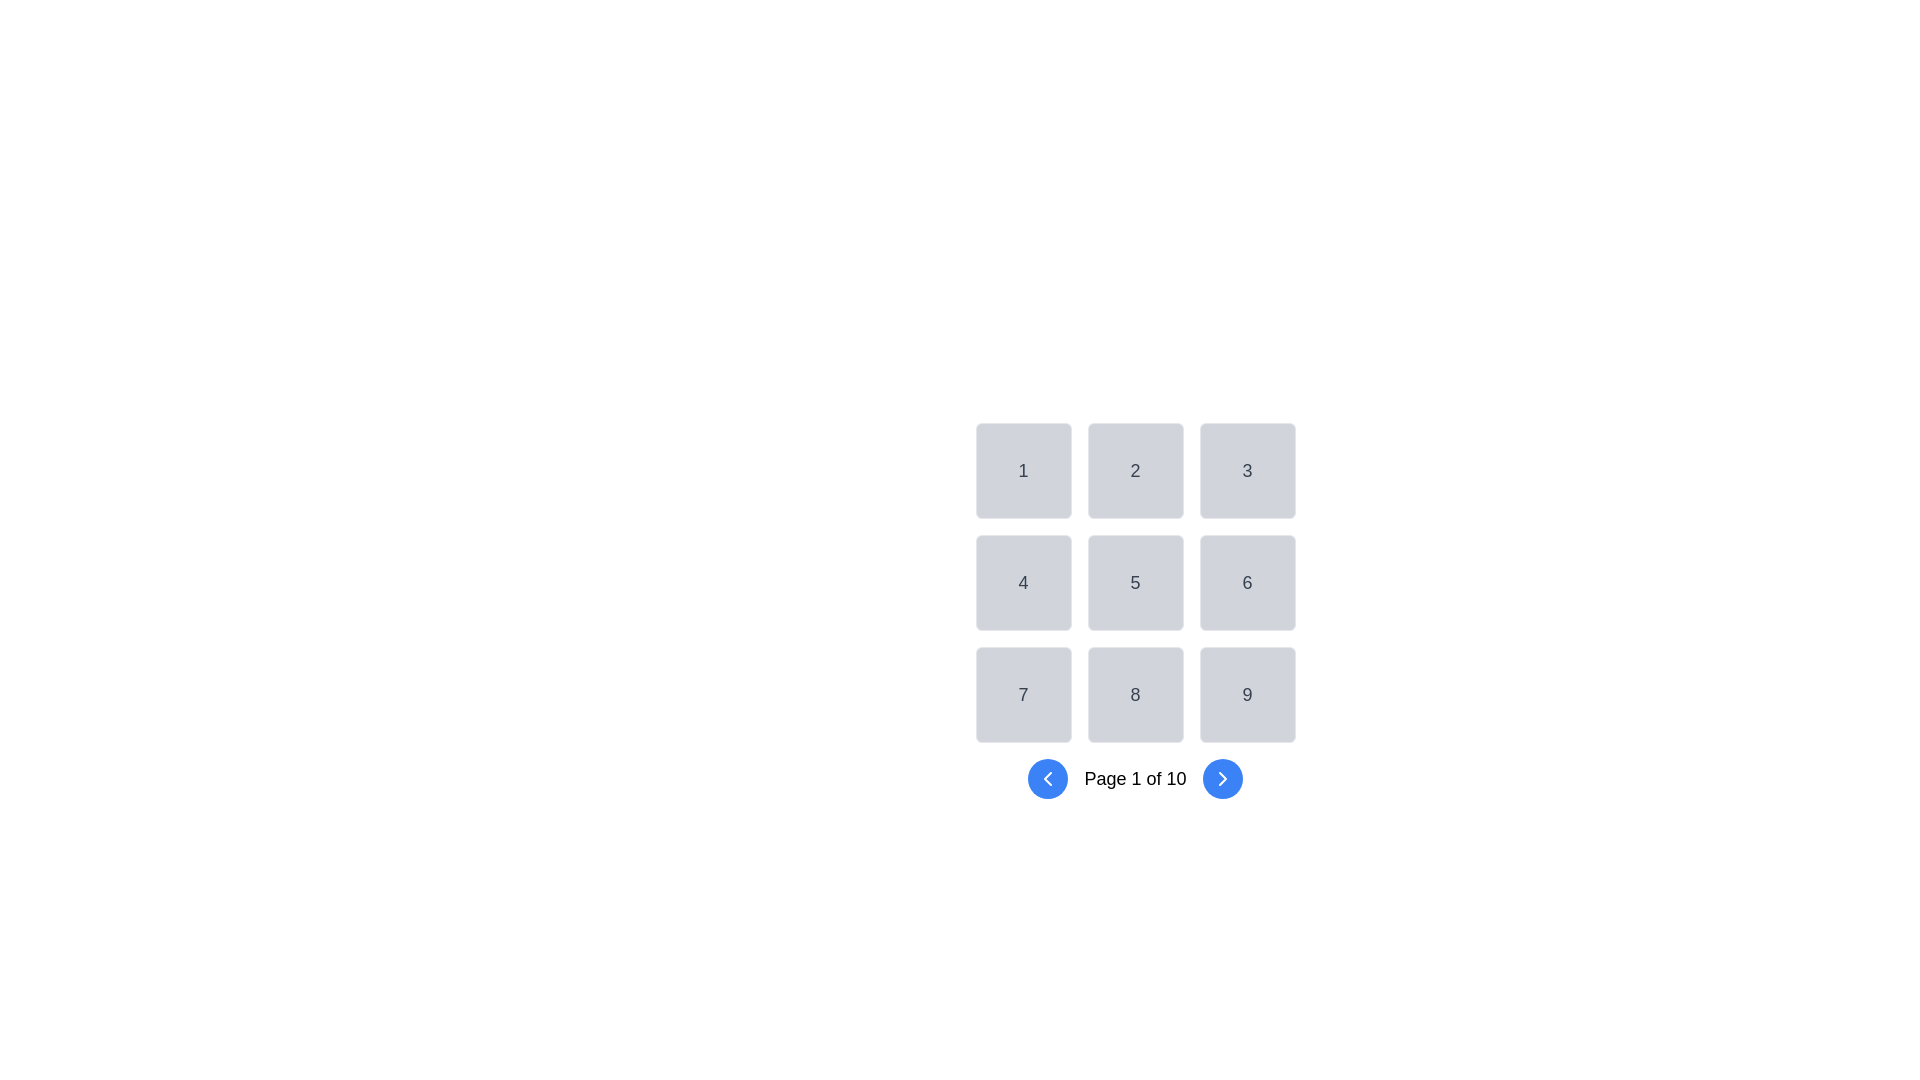 This screenshot has height=1080, width=1920. I want to click on the display item located in the third row and first column of the 3x3 grid, which serves as a visual indicator in the UI, so click(1023, 693).